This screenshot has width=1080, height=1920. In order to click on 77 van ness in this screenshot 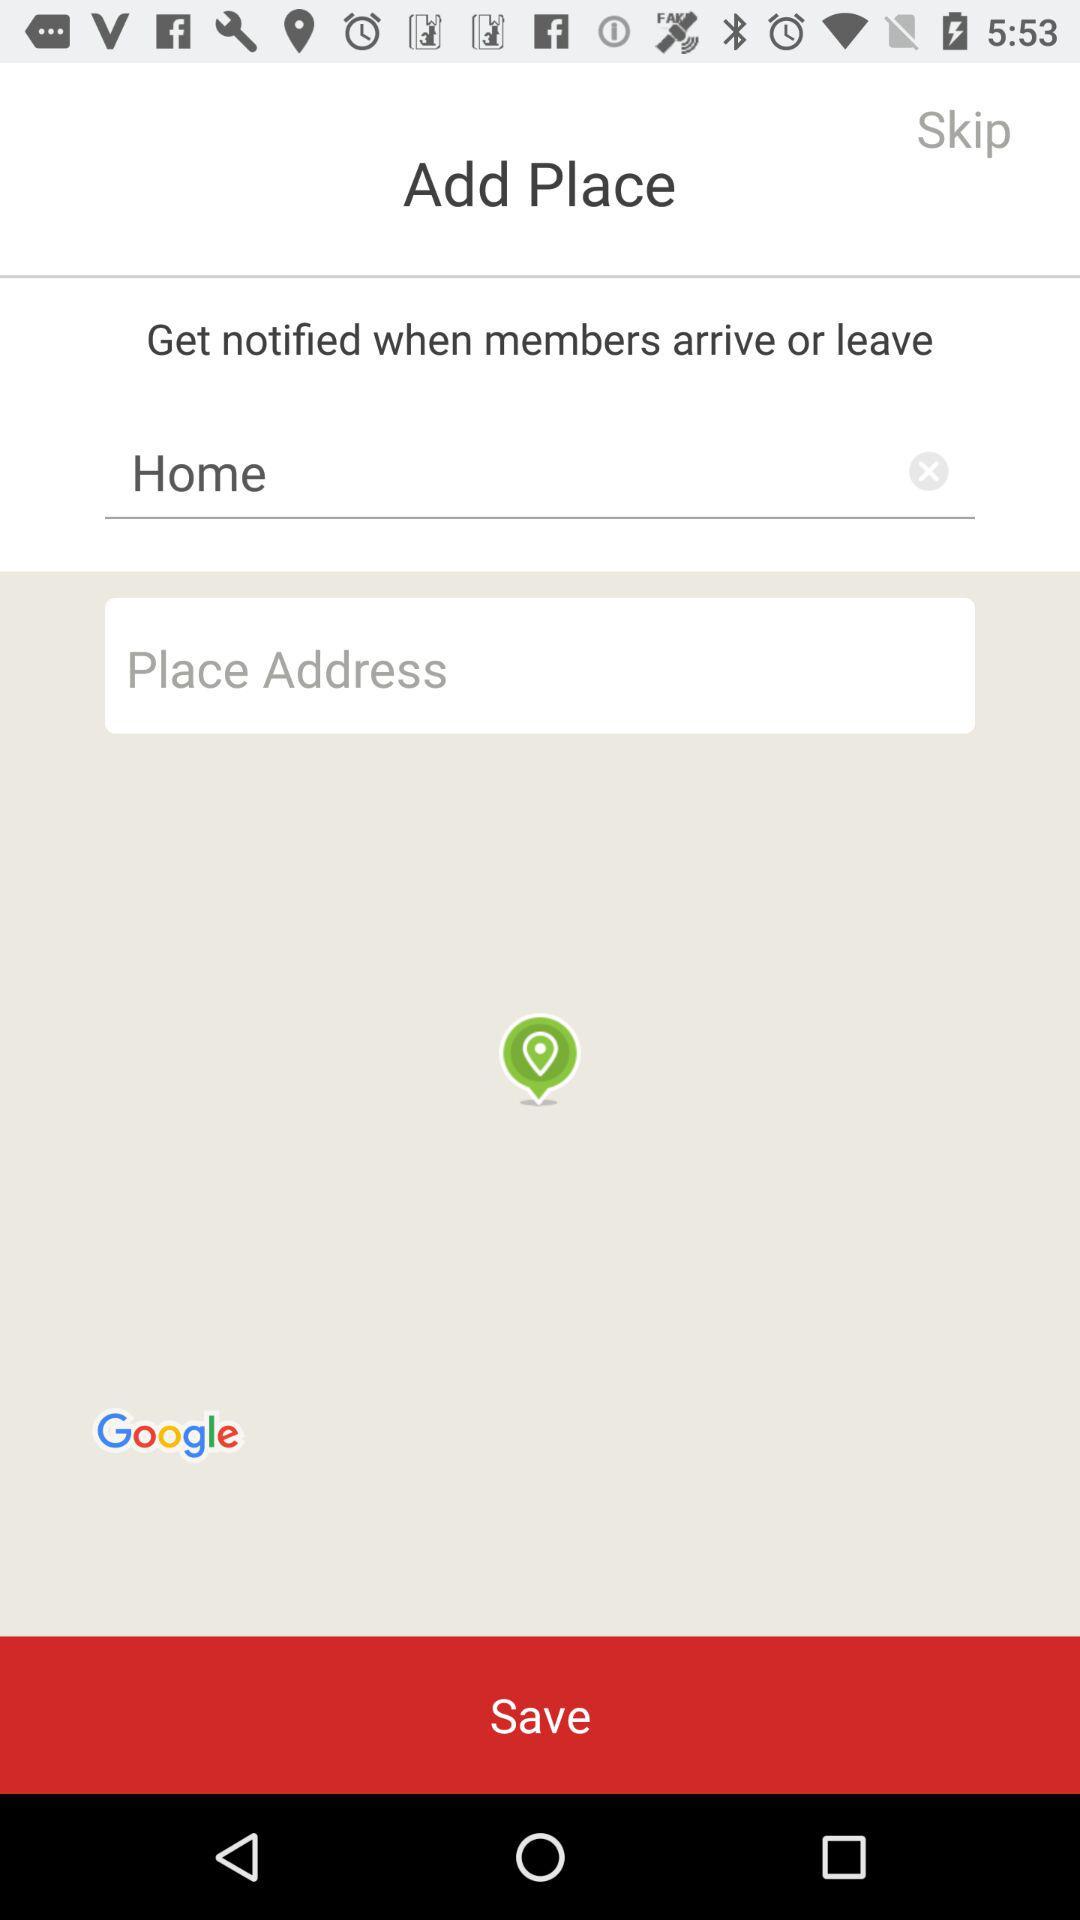, I will do `click(540, 665)`.